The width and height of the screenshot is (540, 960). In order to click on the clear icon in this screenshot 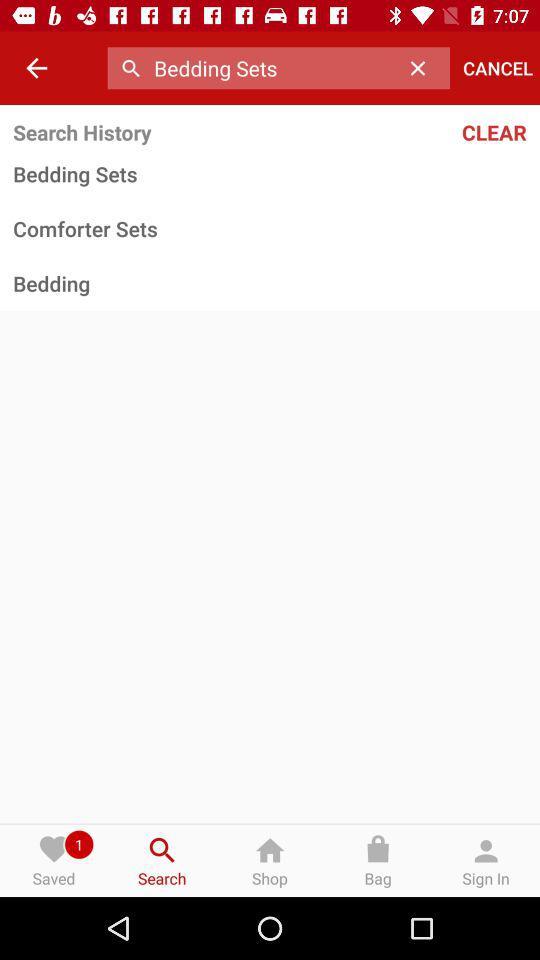, I will do `click(449, 131)`.